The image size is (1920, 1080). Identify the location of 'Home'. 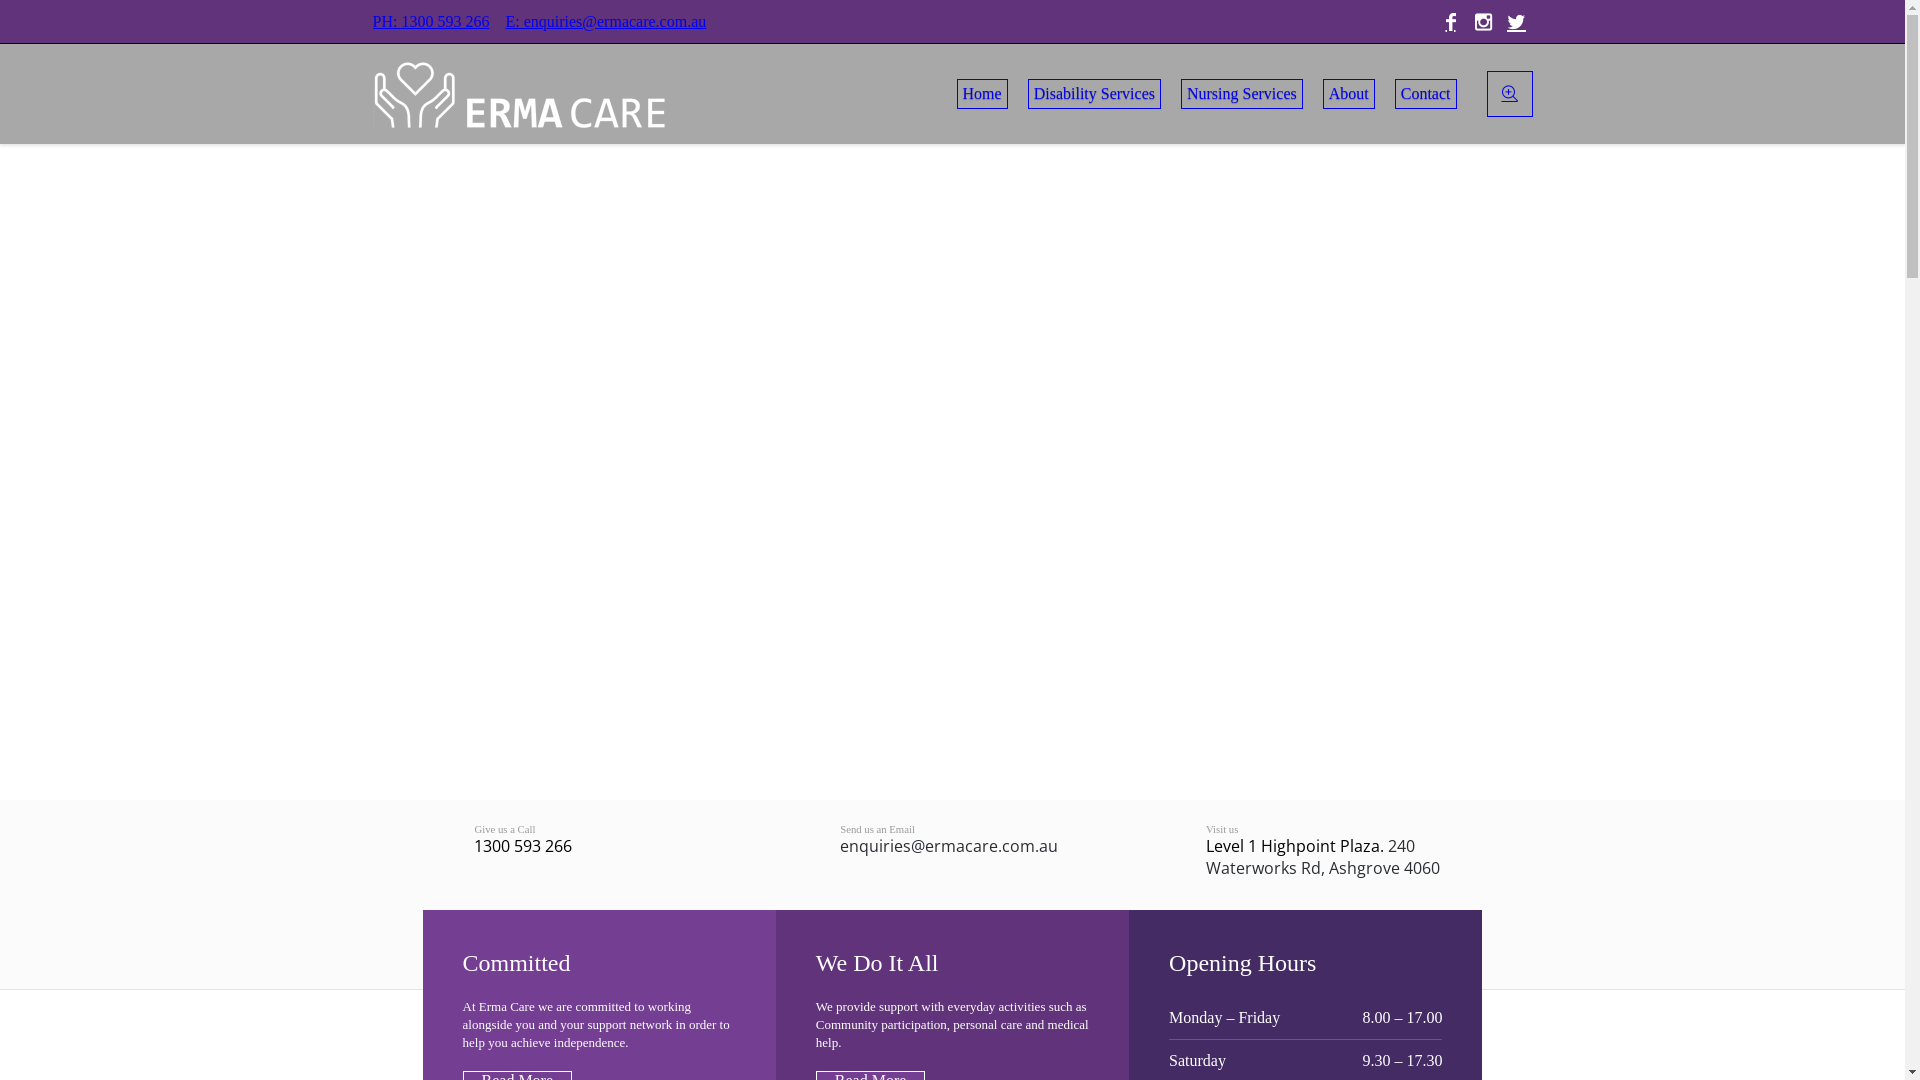
(982, 93).